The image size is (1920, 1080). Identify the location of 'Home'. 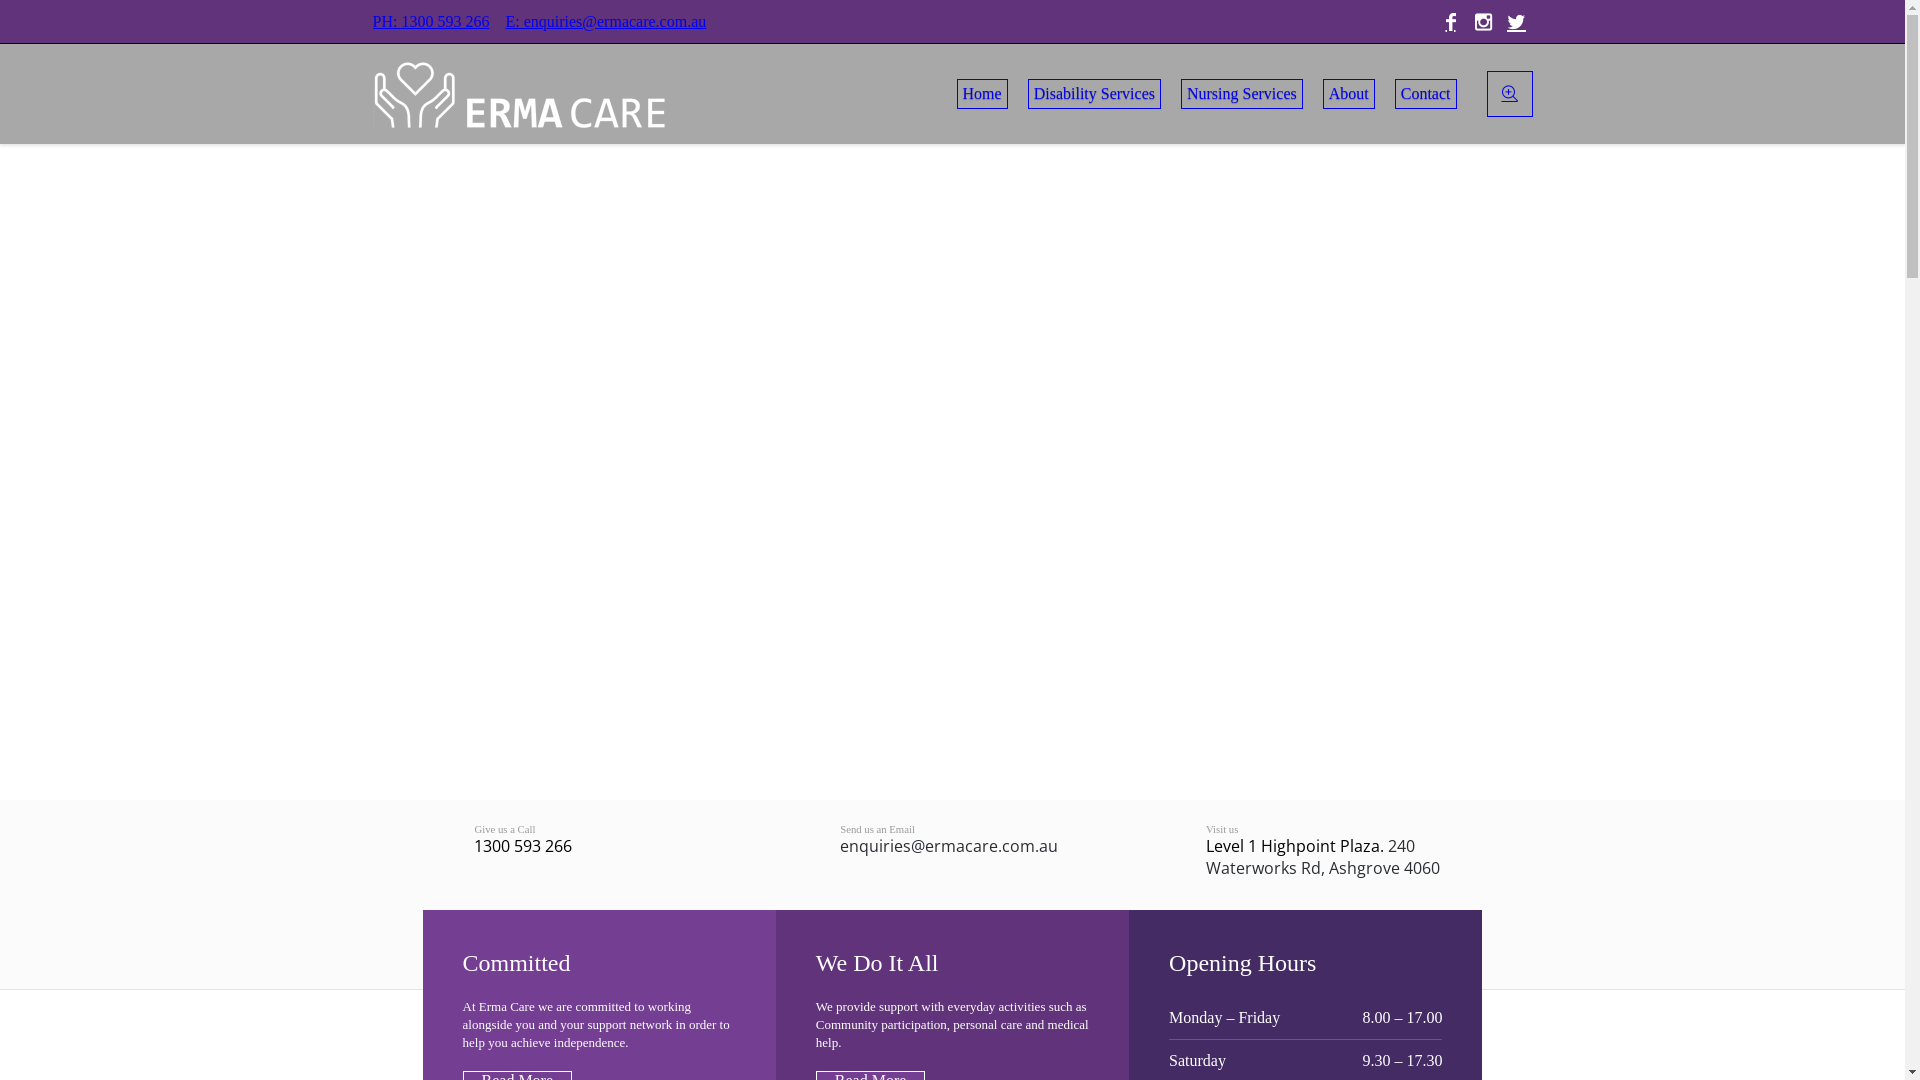
(982, 93).